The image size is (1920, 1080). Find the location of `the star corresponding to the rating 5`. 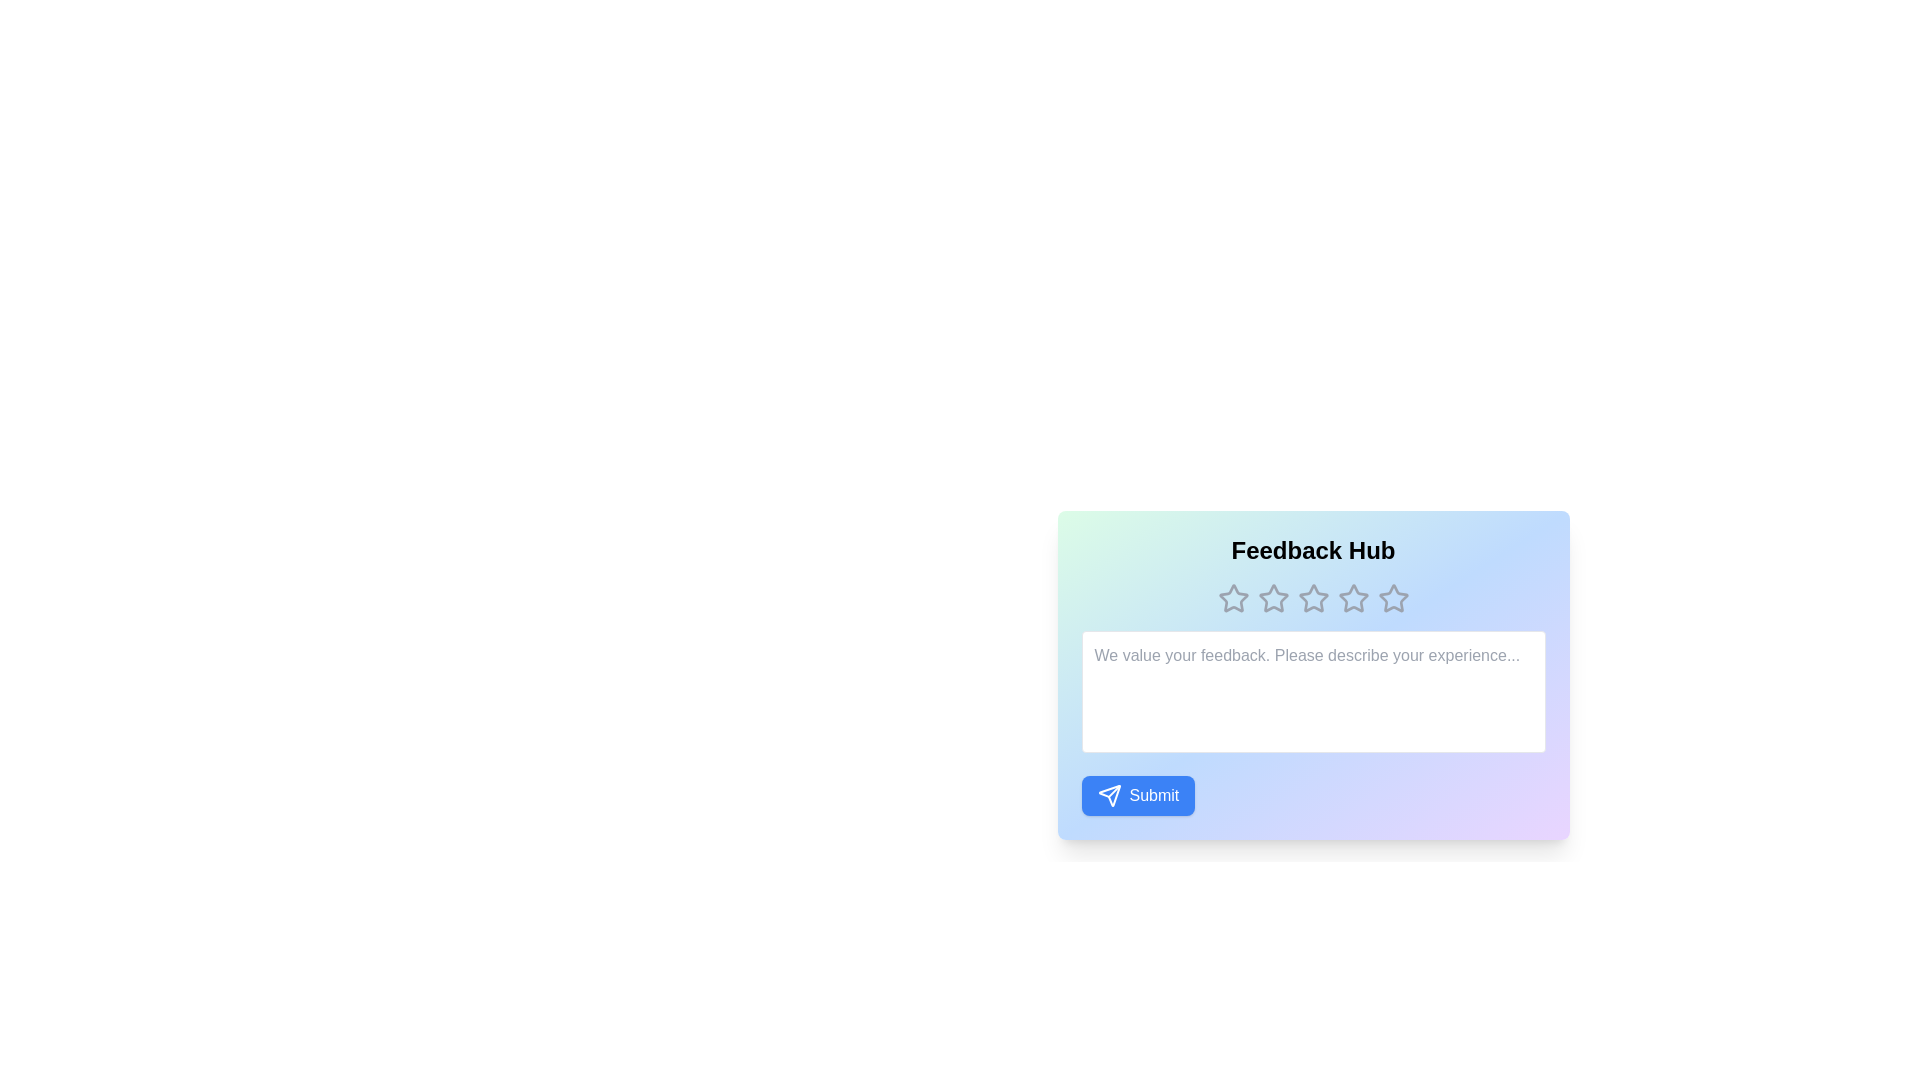

the star corresponding to the rating 5 is located at coordinates (1392, 597).